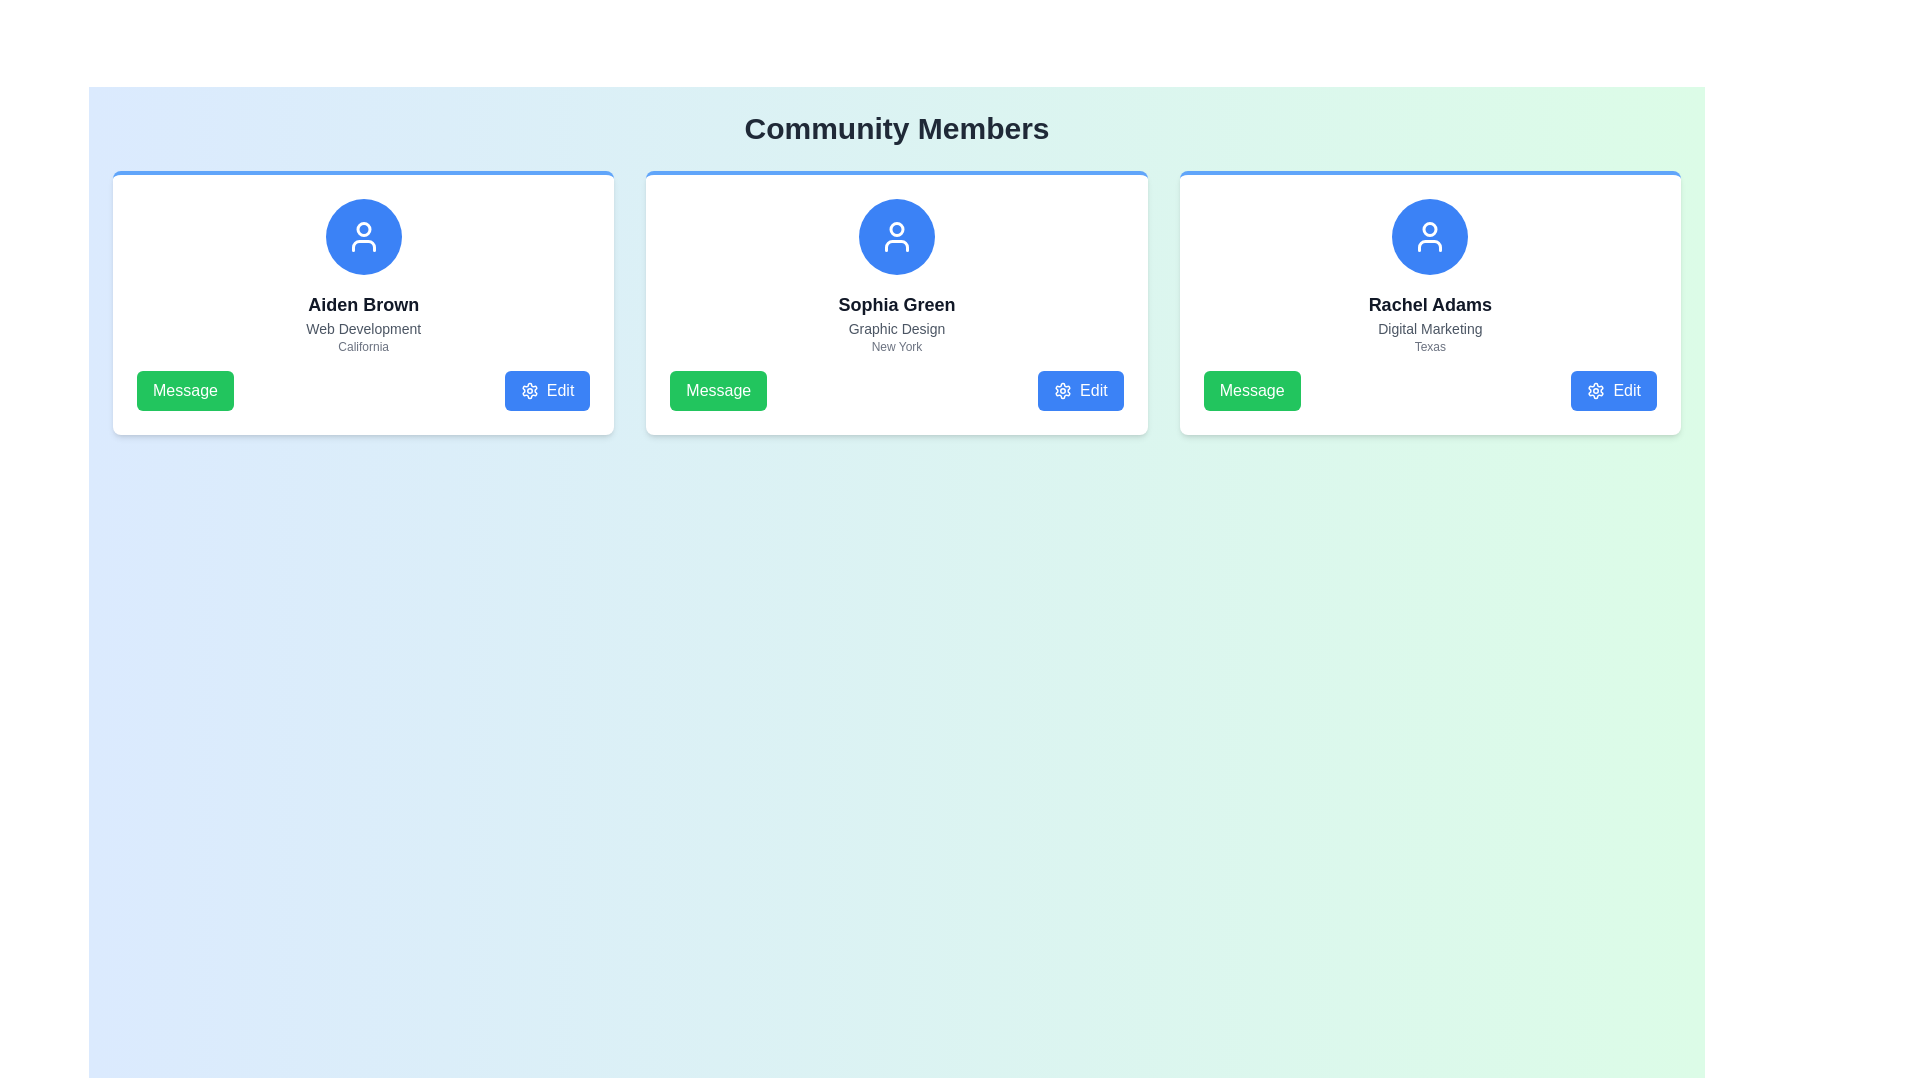 The height and width of the screenshot is (1080, 1920). I want to click on the profile icon representing 'Rachel Adams' at the top-center of her card, located above her name and title, so click(1429, 235).